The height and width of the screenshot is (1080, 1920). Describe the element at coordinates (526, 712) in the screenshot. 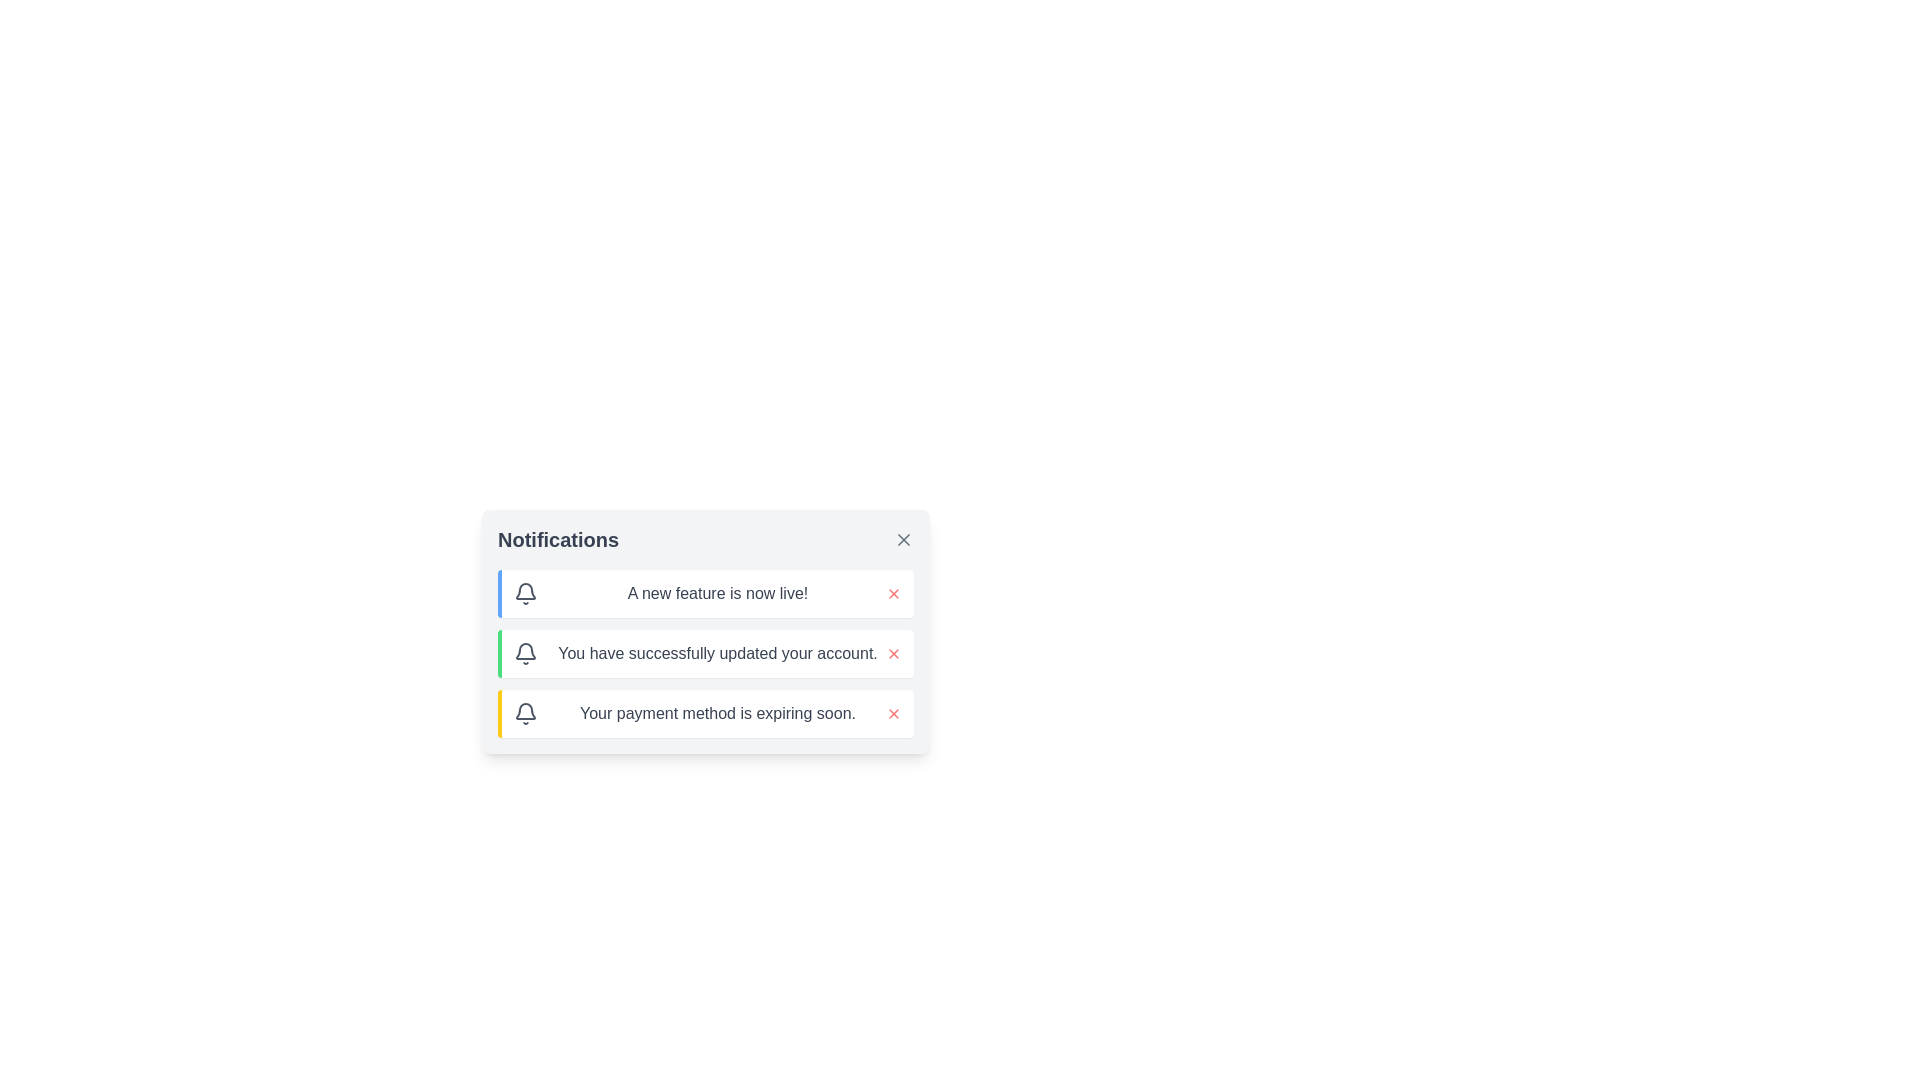

I see `the bell icon located to the left of the text 'Your payment method is expiring soon' in the notification list` at that location.